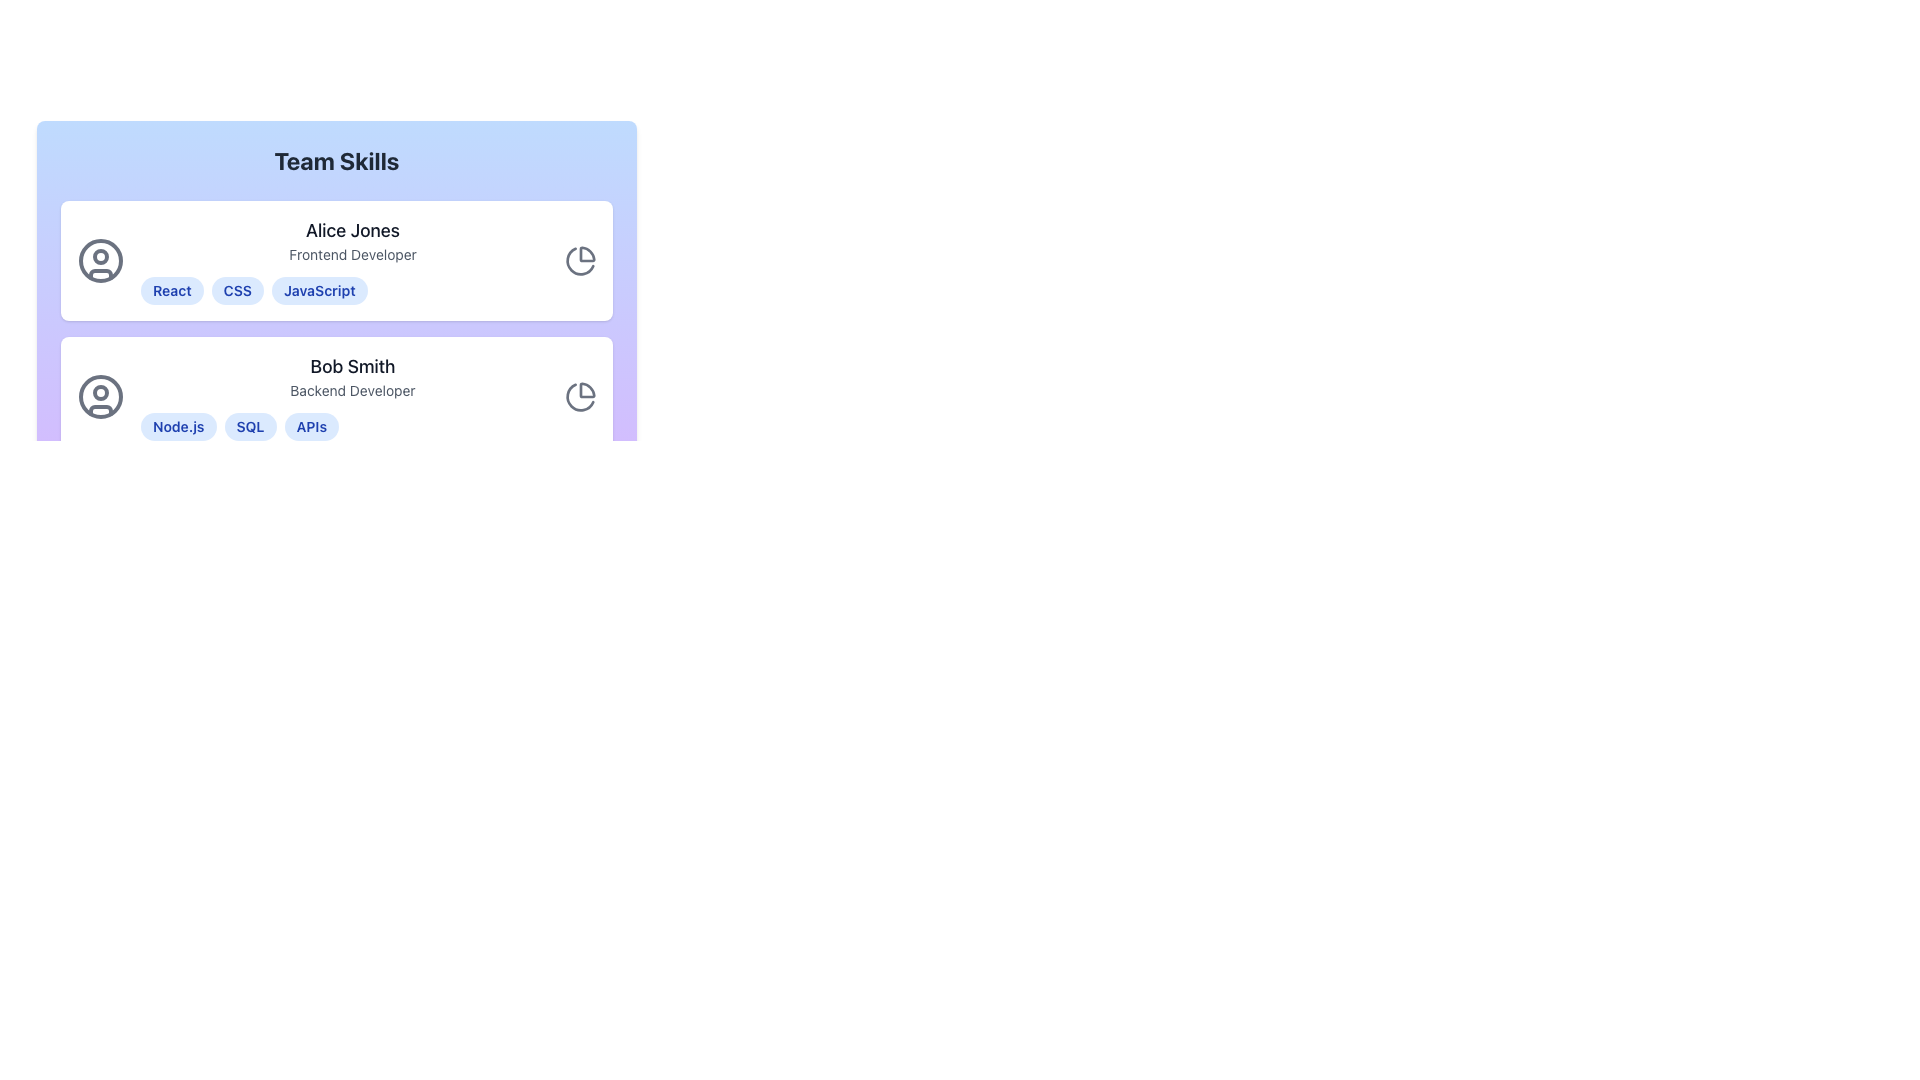  Describe the element at coordinates (237, 290) in the screenshot. I see `the second badge element indicating a skill associated with 'Alice Jones', which is labeled 'CSS'` at that location.